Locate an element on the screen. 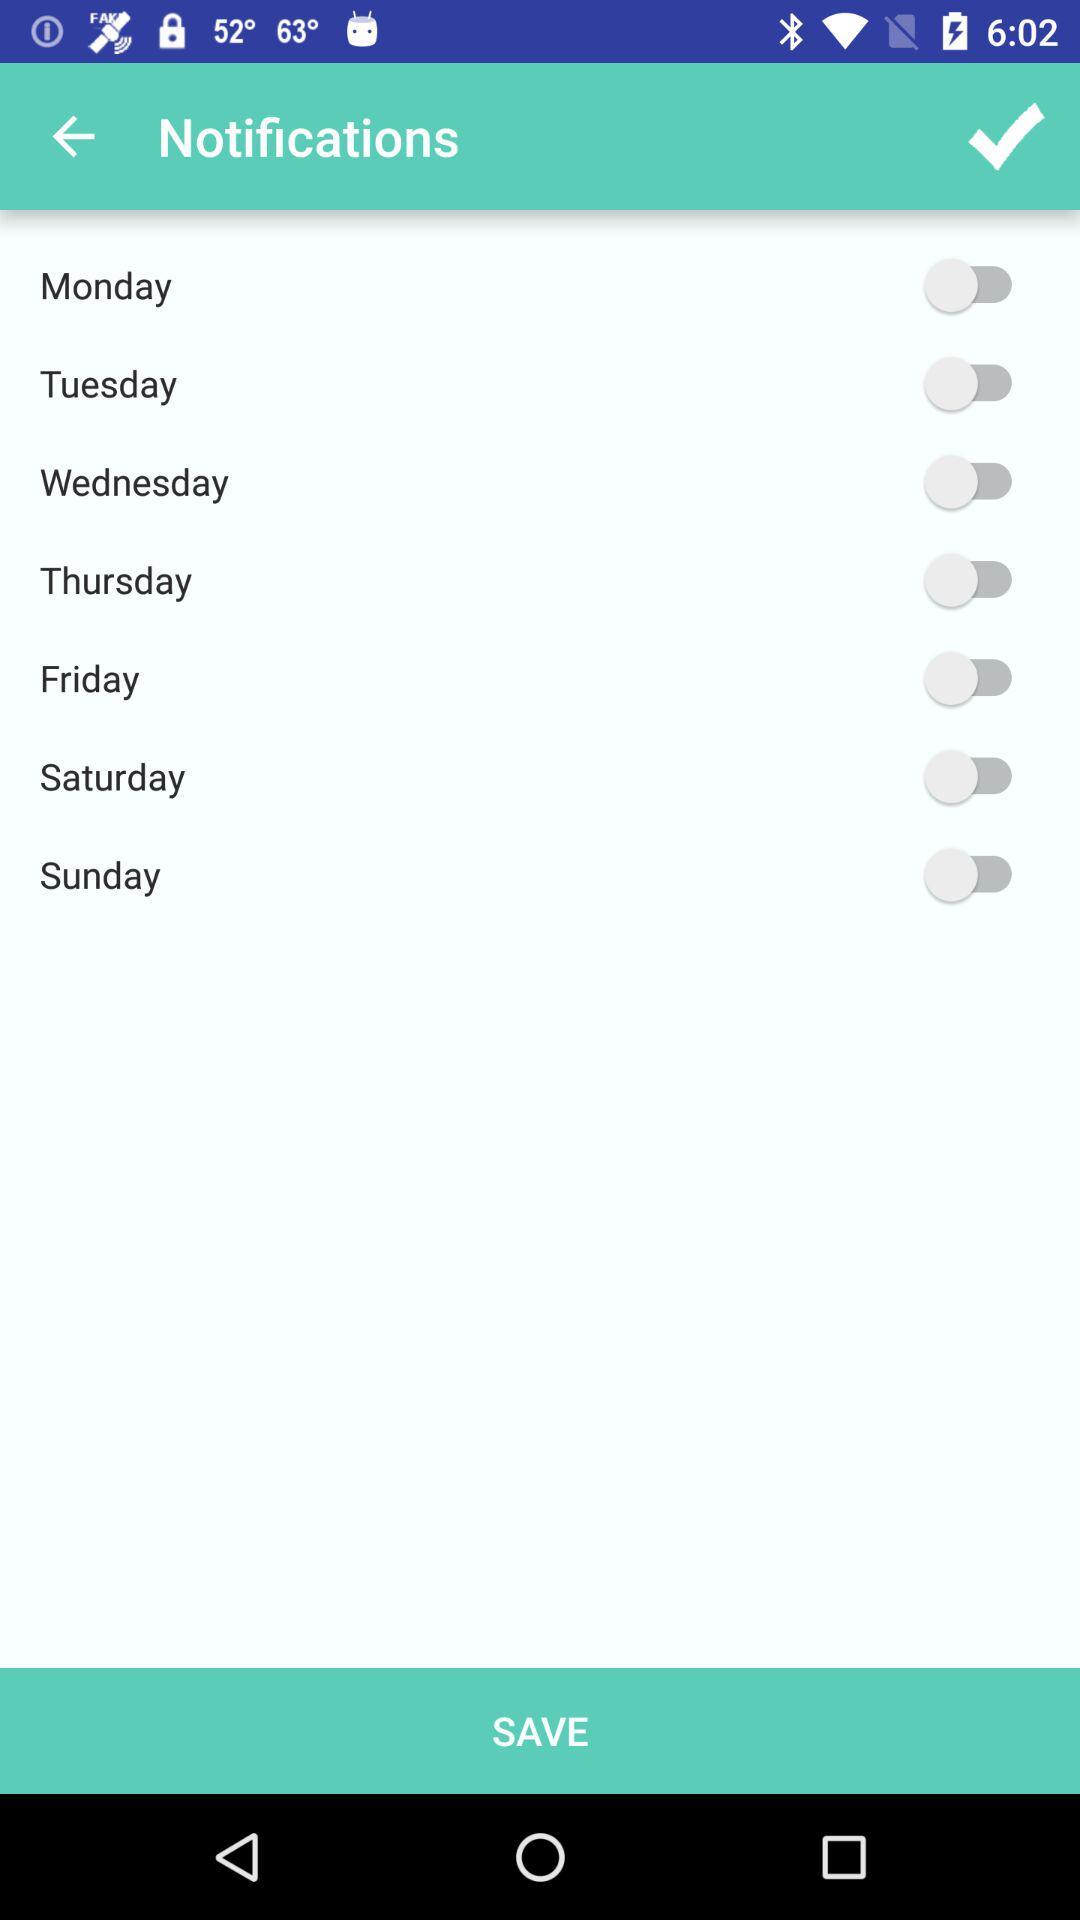 This screenshot has width=1080, height=1920. monday is located at coordinates (872, 284).